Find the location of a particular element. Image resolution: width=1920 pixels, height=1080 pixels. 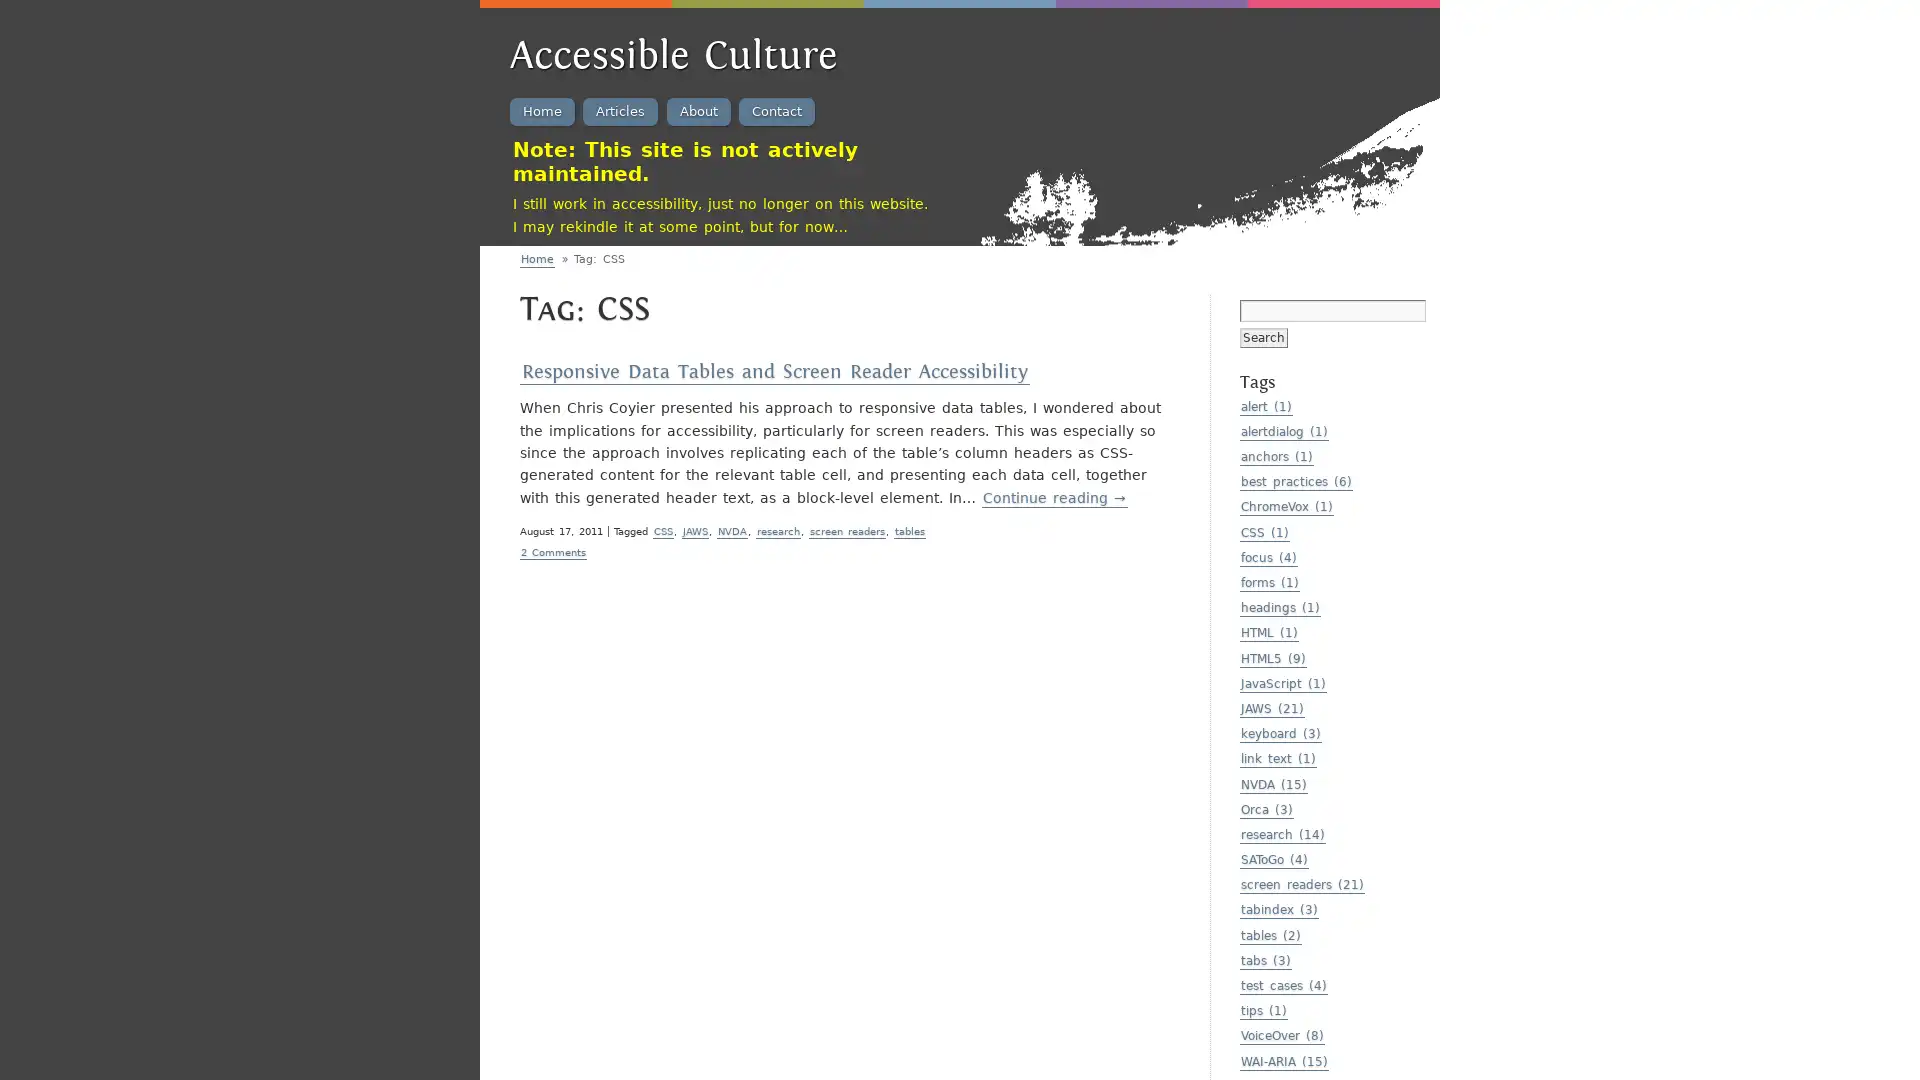

Search is located at coordinates (1262, 337).